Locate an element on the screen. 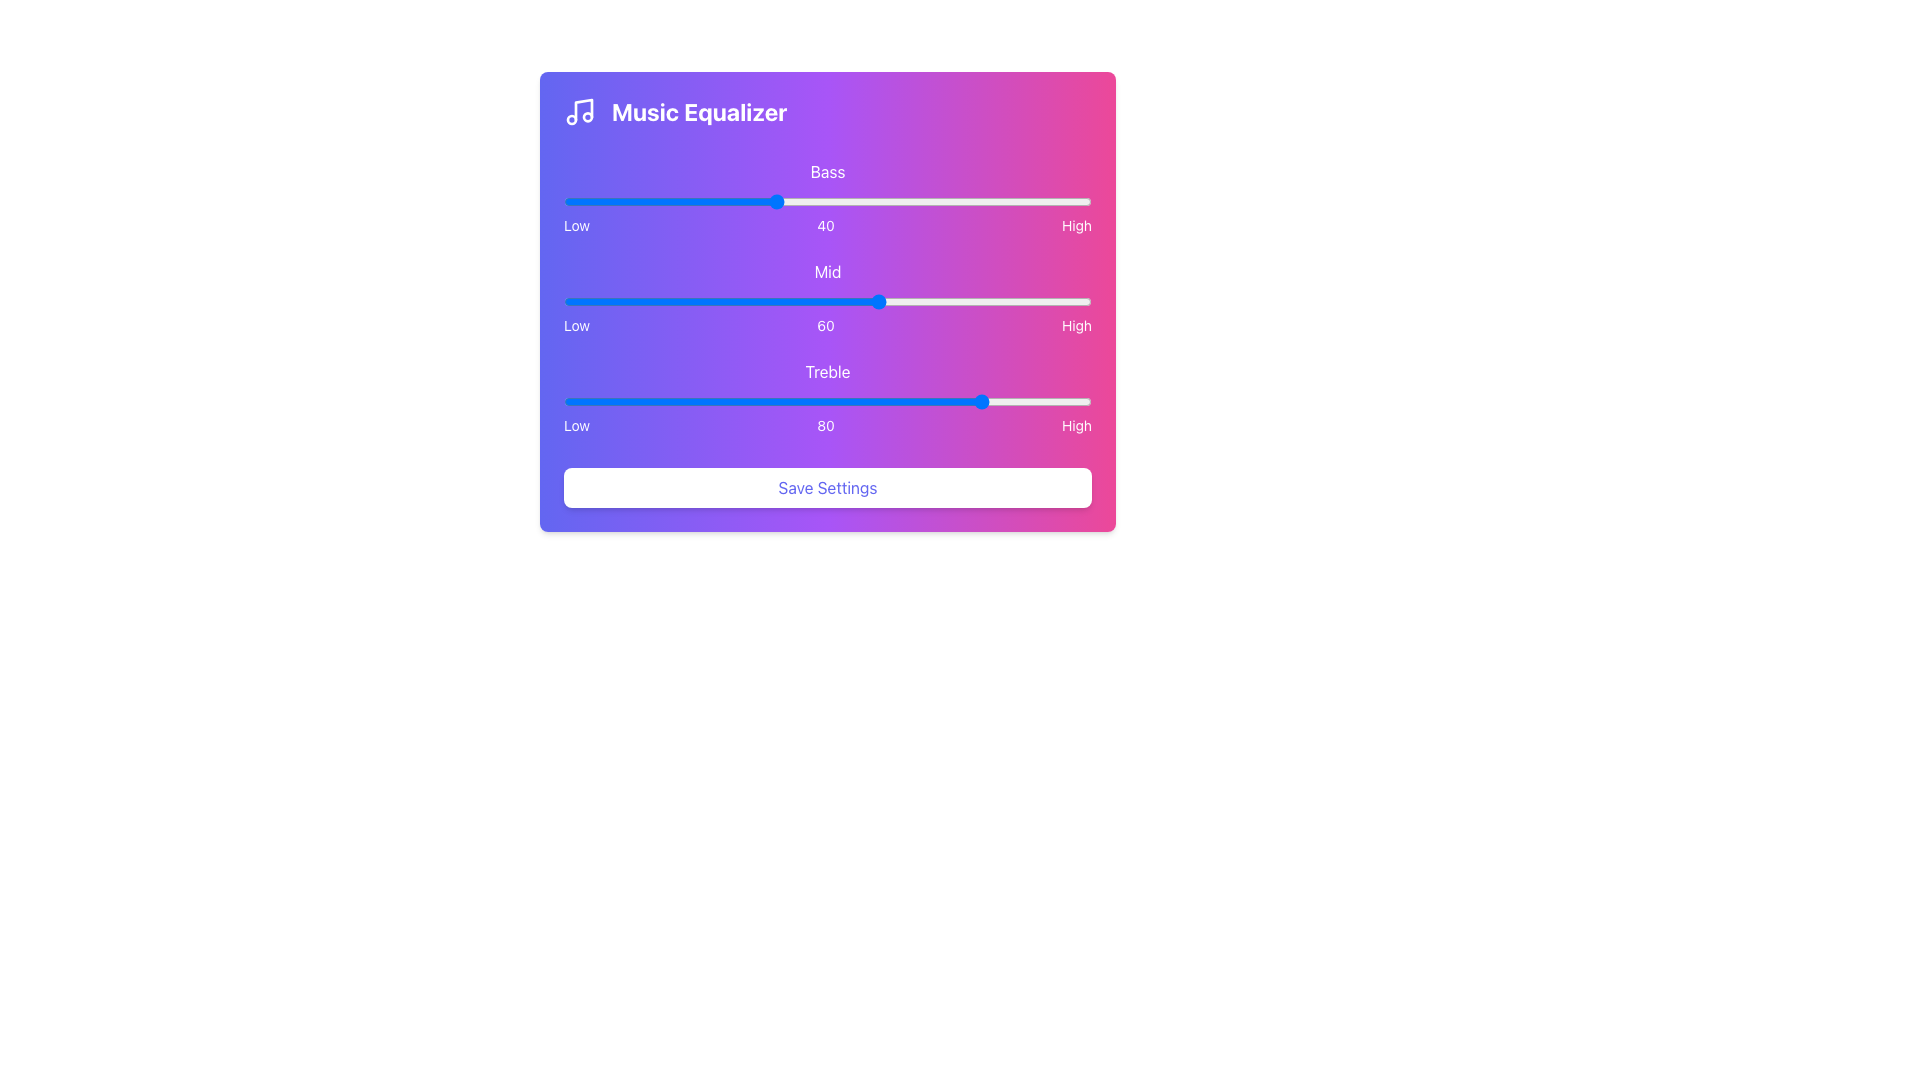  the bass level is located at coordinates (648, 201).